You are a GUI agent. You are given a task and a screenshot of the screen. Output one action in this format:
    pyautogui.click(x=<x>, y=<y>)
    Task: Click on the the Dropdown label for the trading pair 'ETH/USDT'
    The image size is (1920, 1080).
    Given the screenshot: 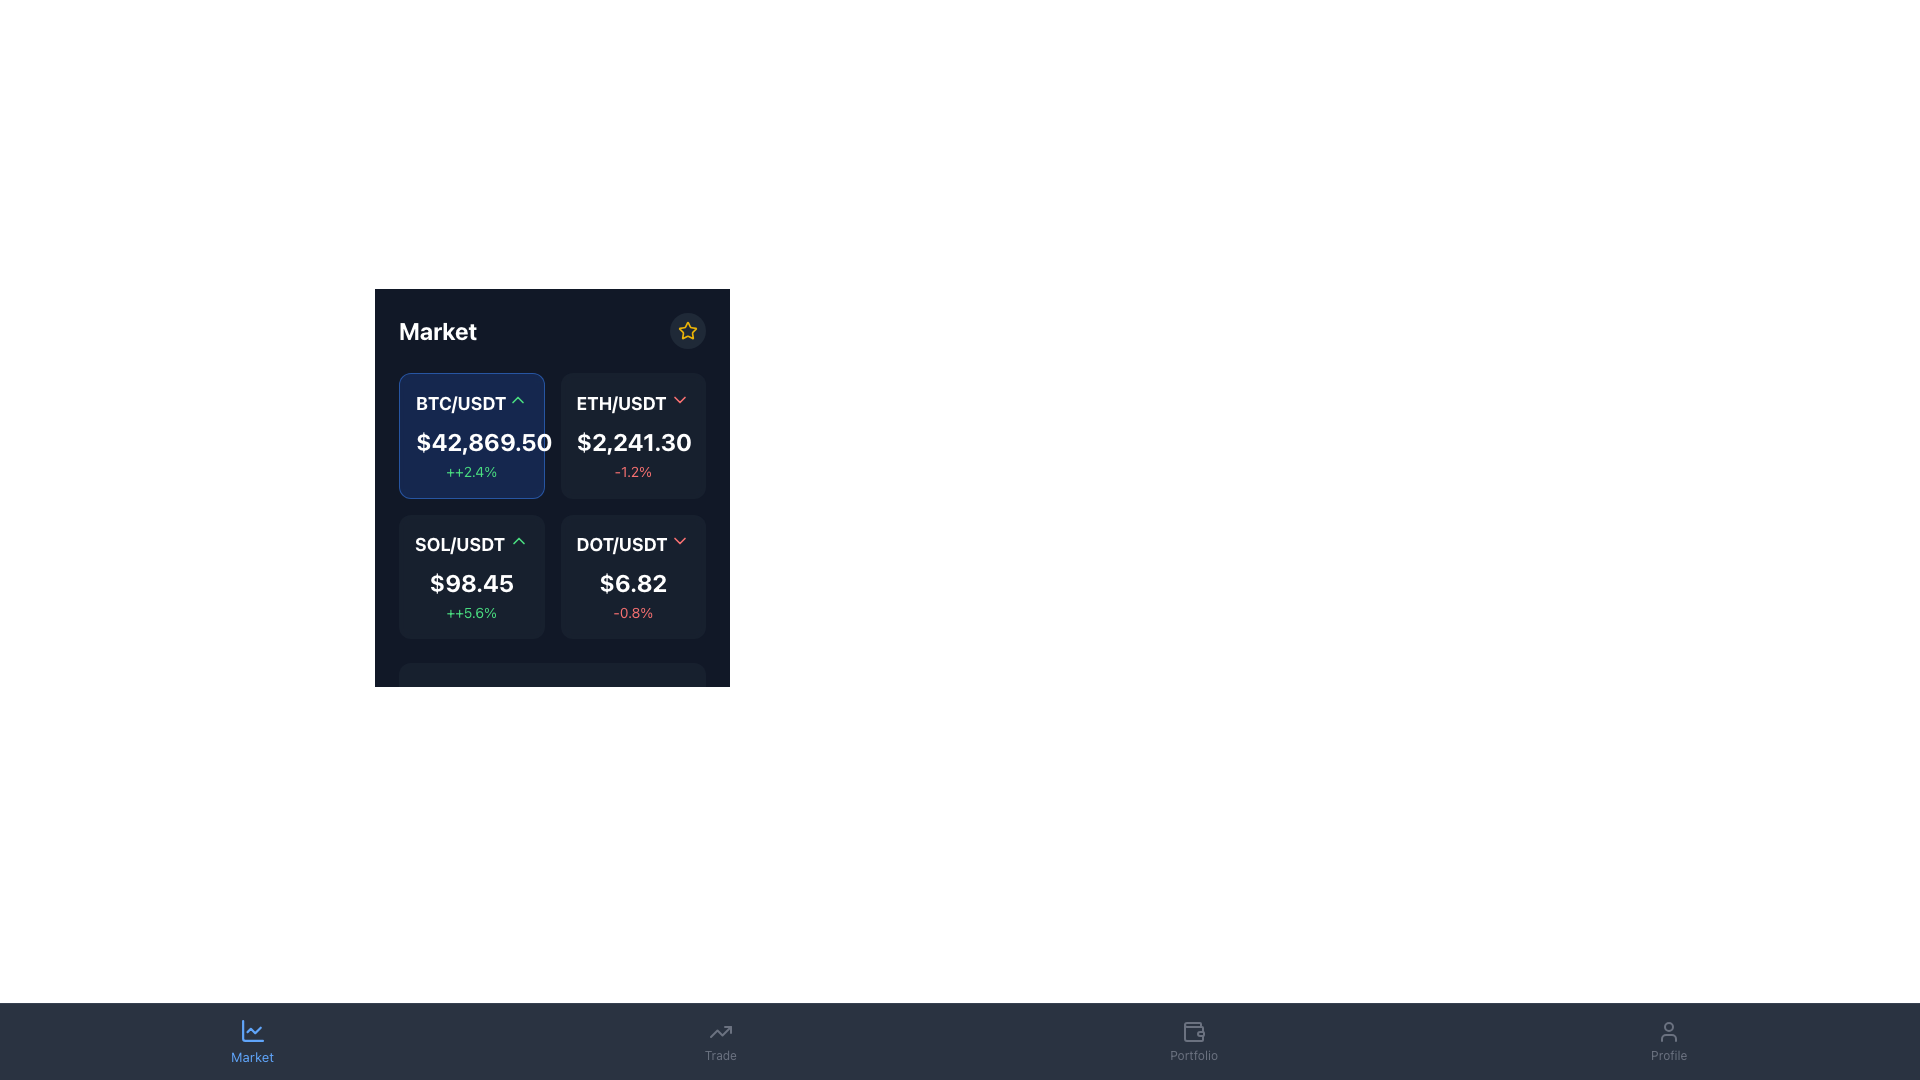 What is the action you would take?
    pyautogui.click(x=632, y=404)
    